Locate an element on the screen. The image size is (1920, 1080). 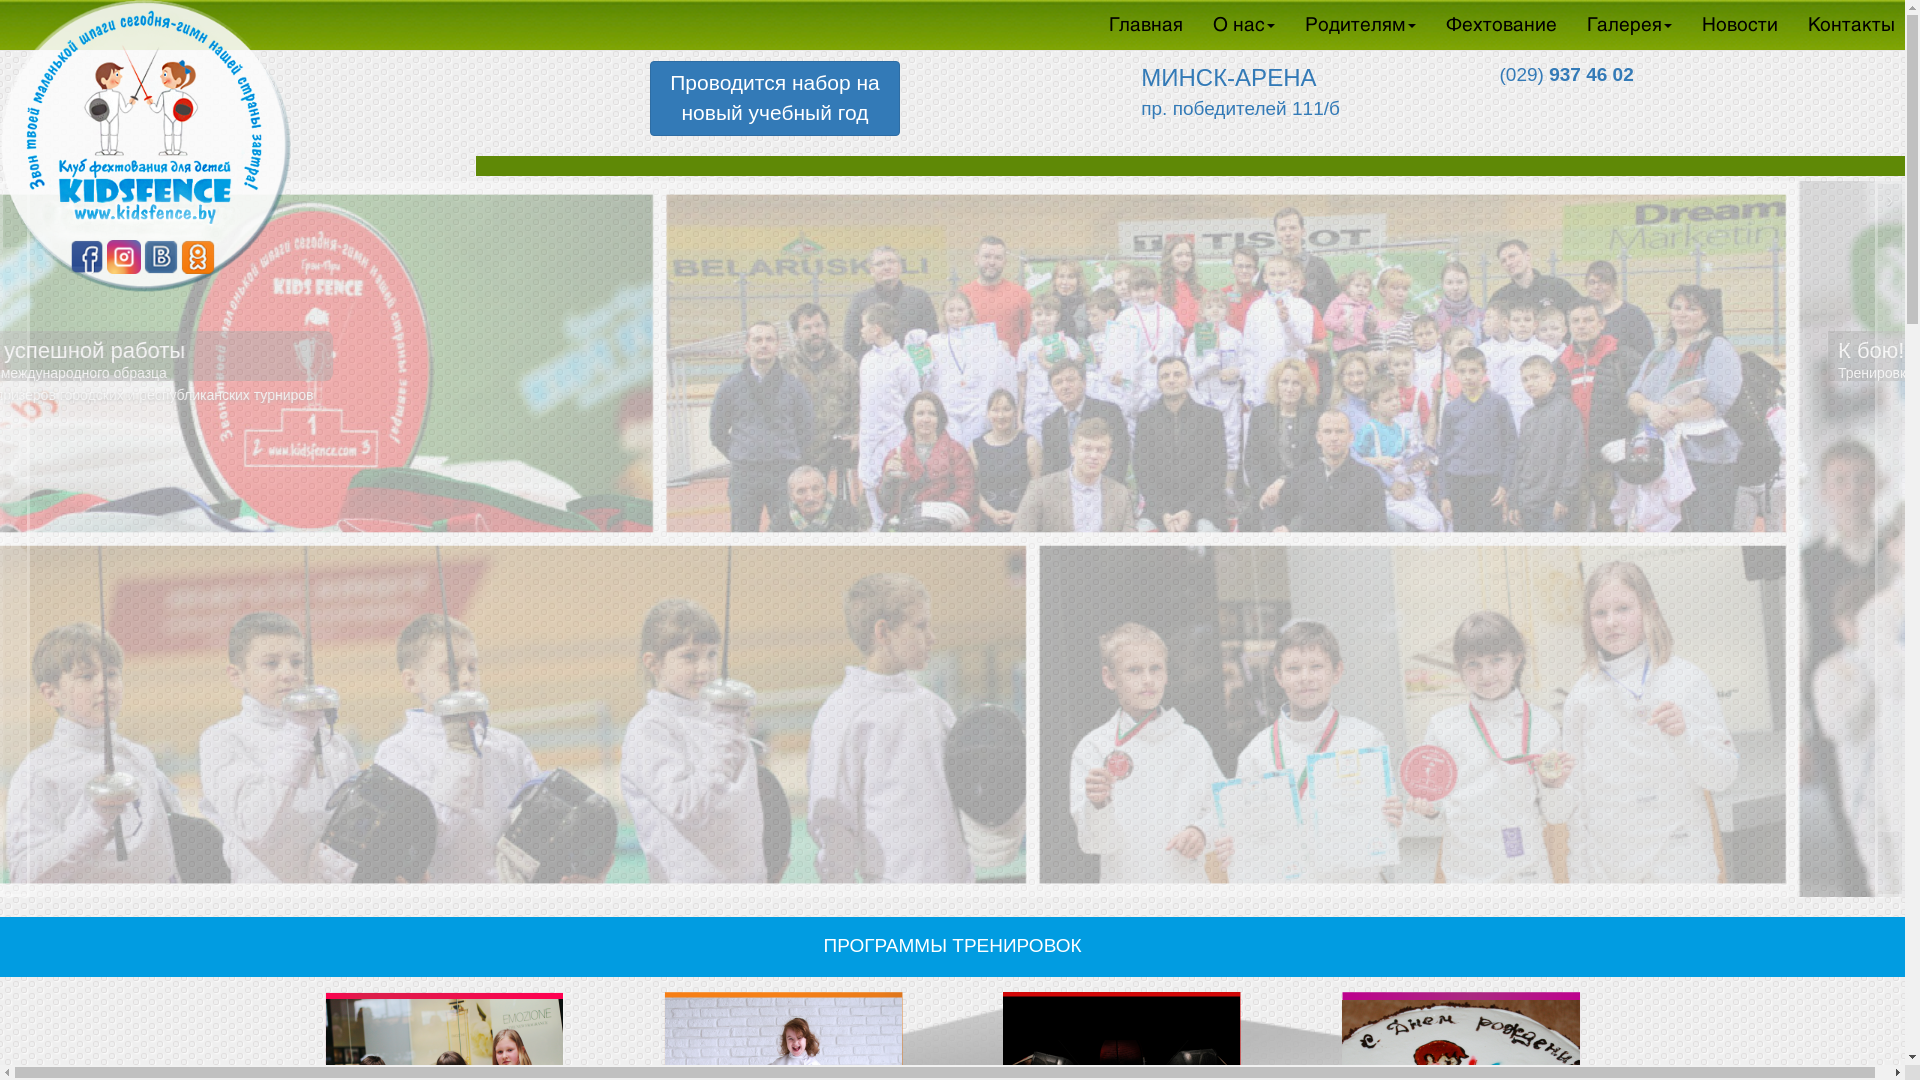
' ' is located at coordinates (1550, 111).